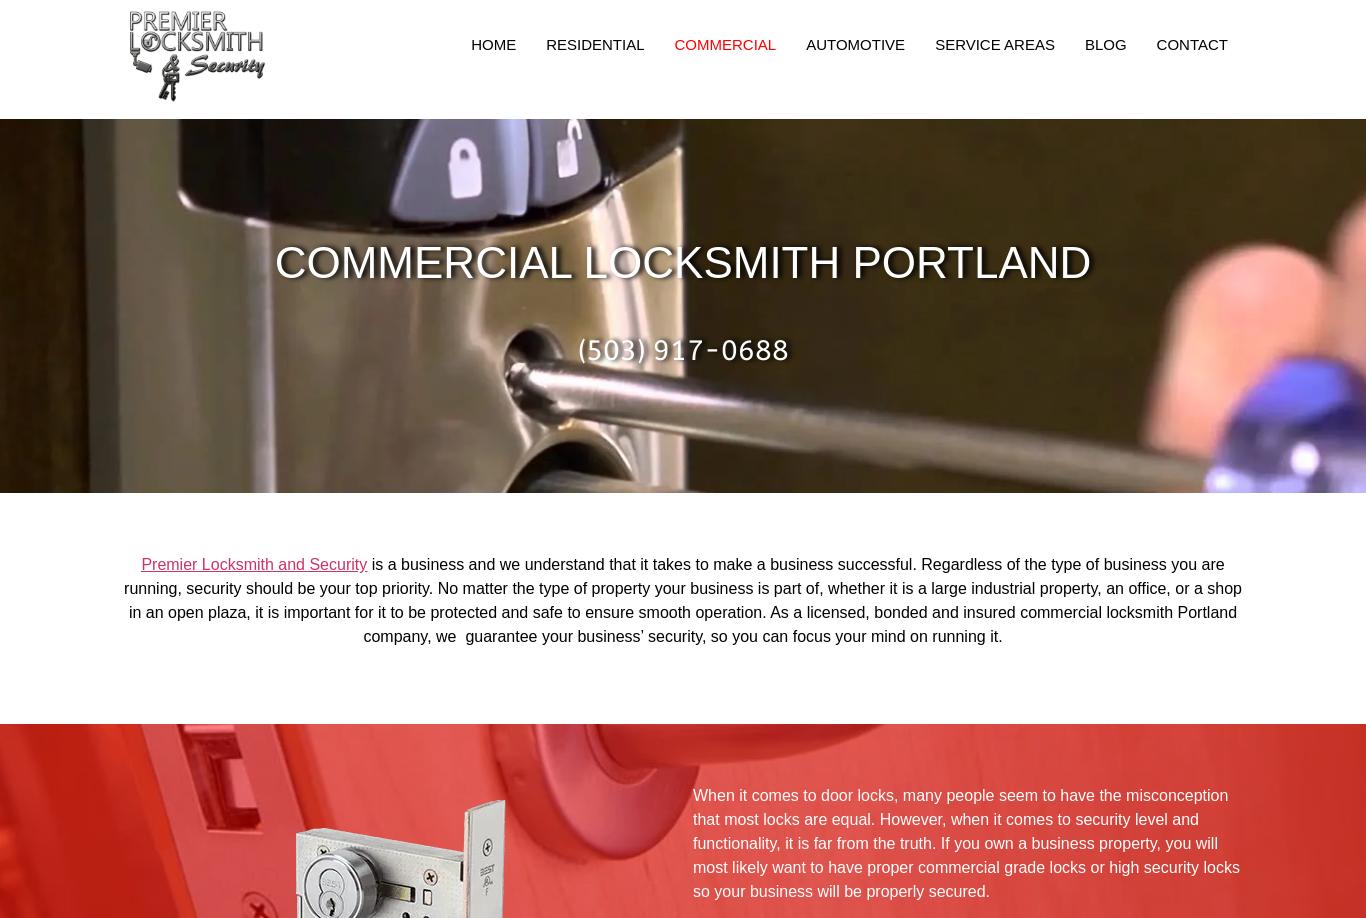 This screenshot has height=918, width=1366. Describe the element at coordinates (681, 599) in the screenshot. I see `'is a business and we understand that it takes to make a business successful. Regardless of the type of business you are running, security should be your top priority. No matter the type of property your business is part of, whether it is a large industrial property, an office, or a shop in an open plaza, it is important for it to be protected and safe to ensure smooth operation. As a licensed, bonded and insured commercial locksmith Portland company, we  guarantee your business’ security, so you can focus your mind on running it.'` at that location.